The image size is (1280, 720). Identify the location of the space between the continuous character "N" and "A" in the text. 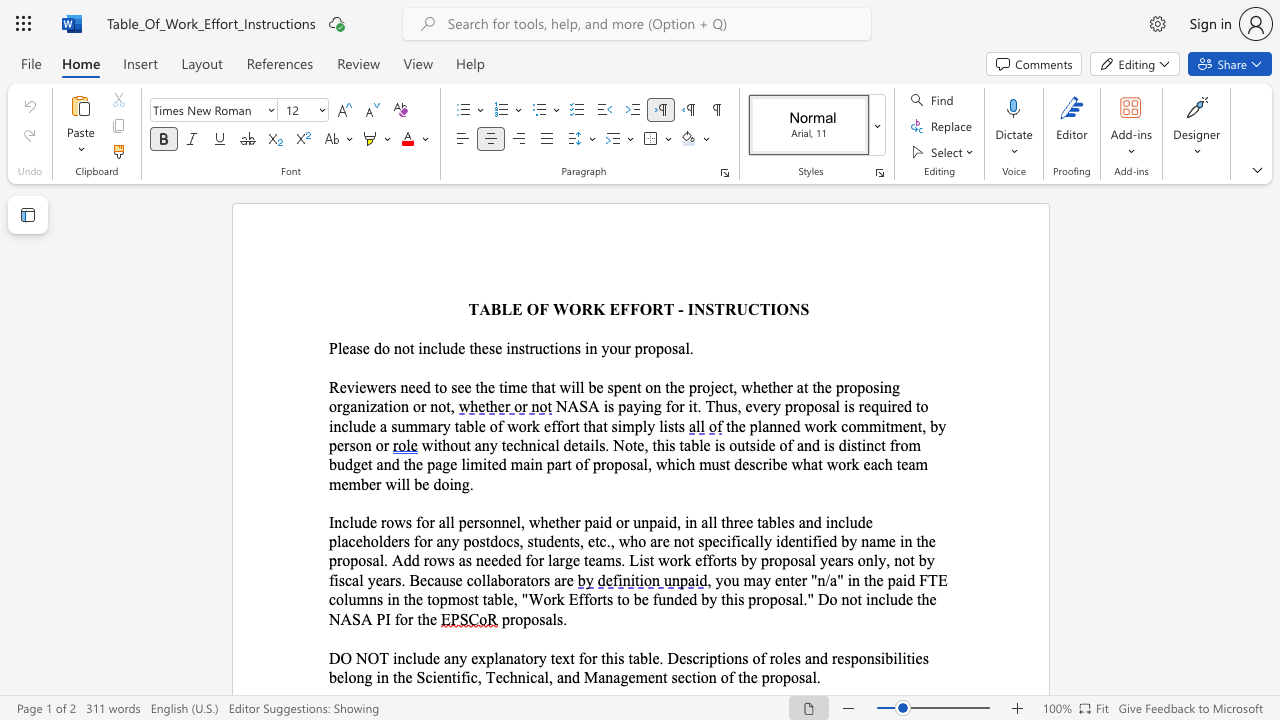
(566, 405).